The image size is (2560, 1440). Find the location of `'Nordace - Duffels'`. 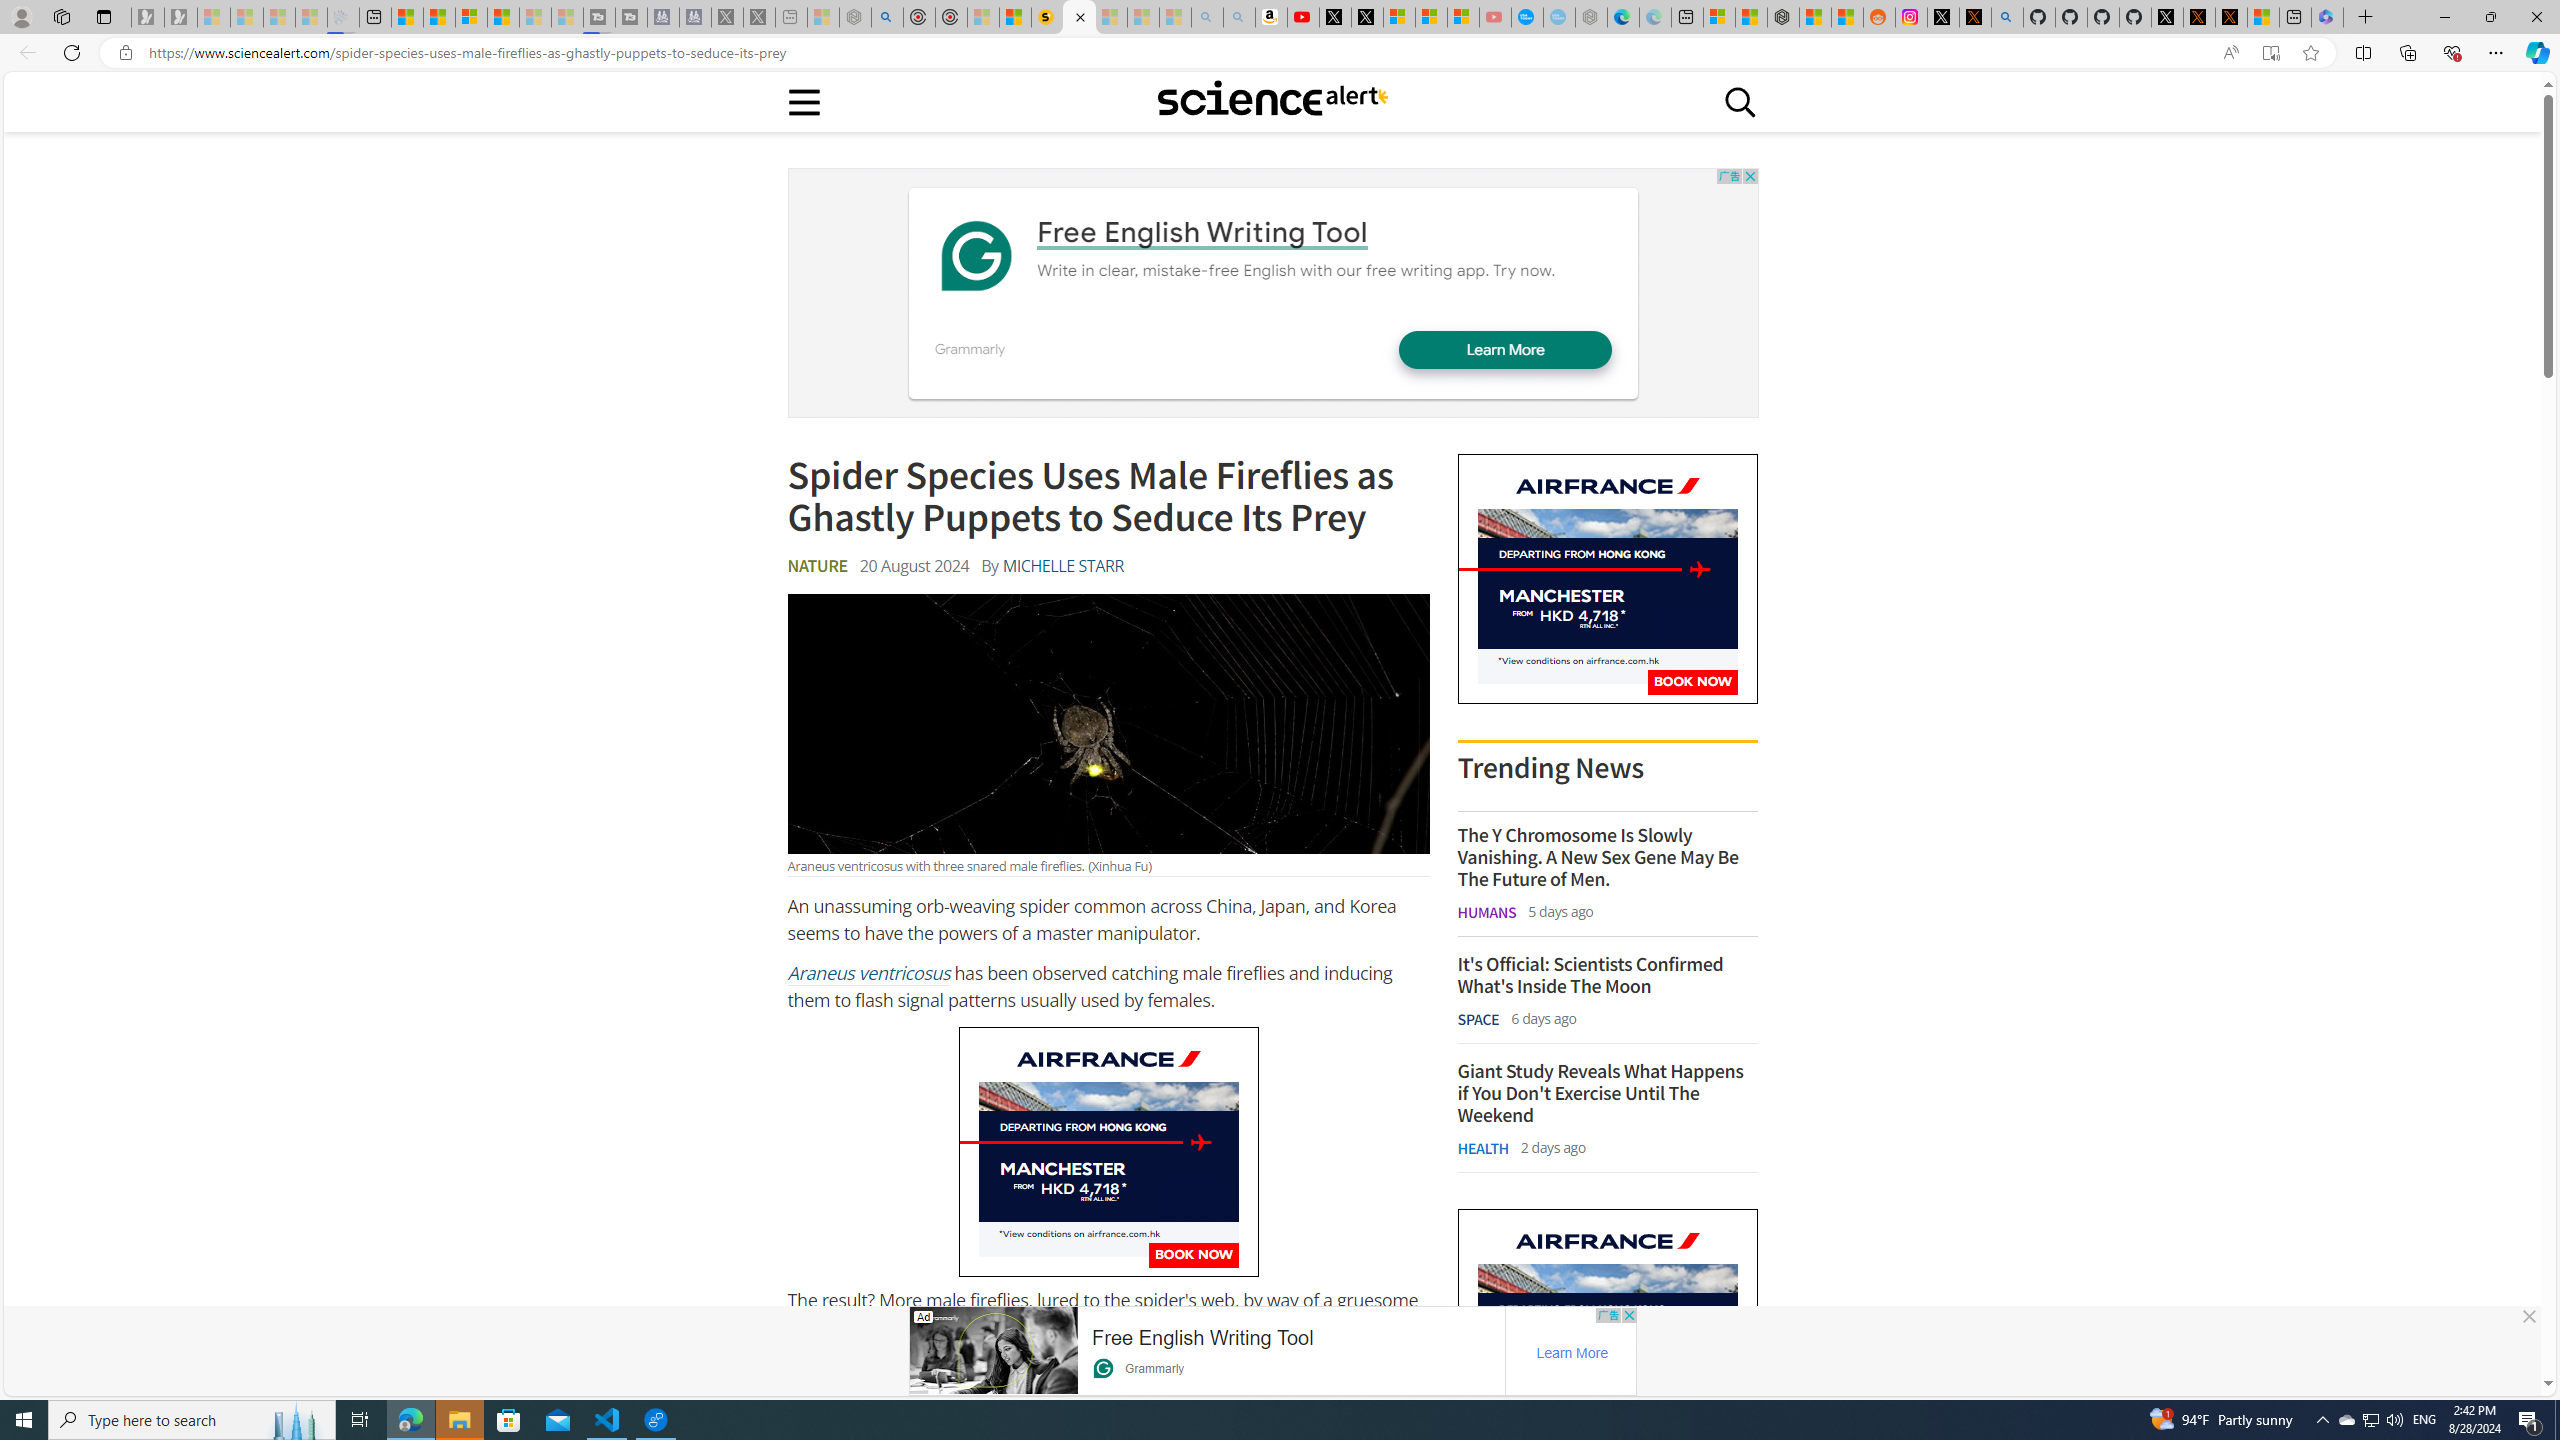

'Nordace - Duffels' is located at coordinates (1782, 16).